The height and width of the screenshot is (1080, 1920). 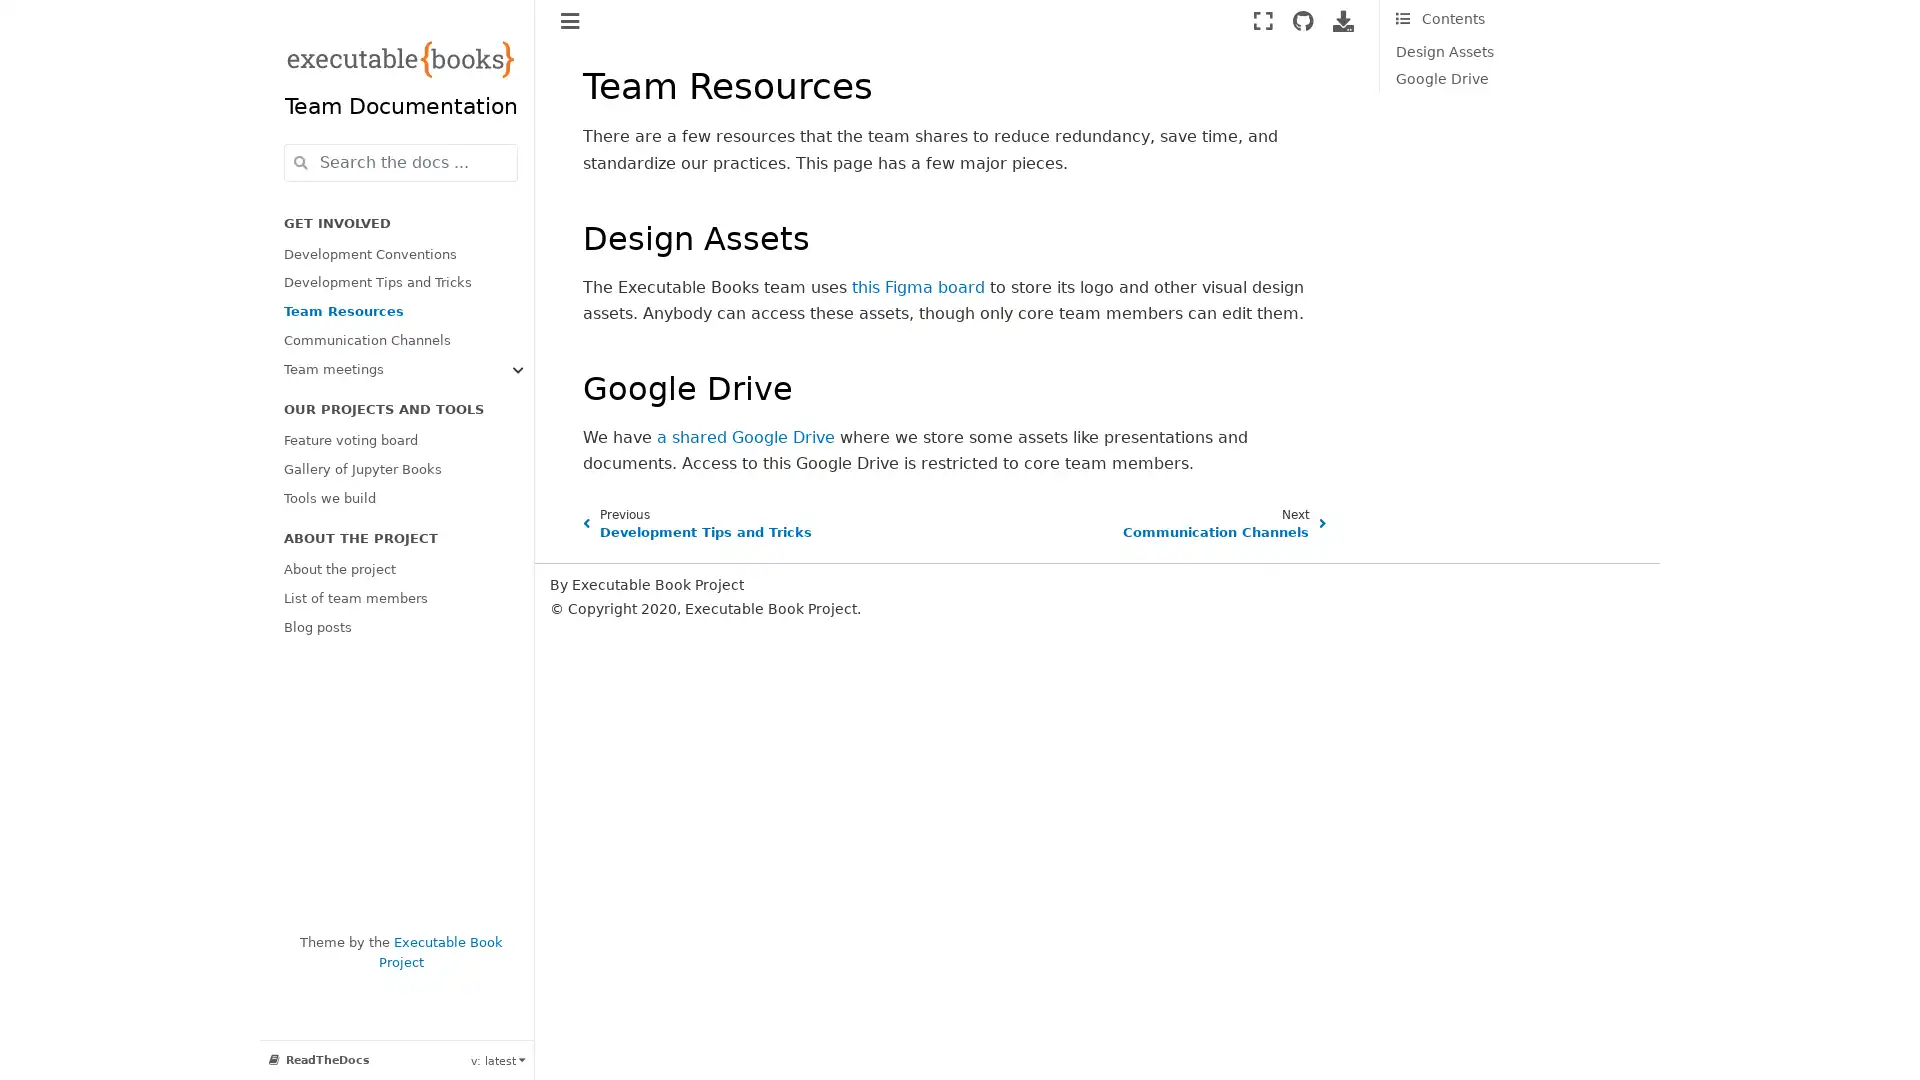 What do you see at coordinates (1302, 20) in the screenshot?
I see `Source repositories` at bounding box center [1302, 20].